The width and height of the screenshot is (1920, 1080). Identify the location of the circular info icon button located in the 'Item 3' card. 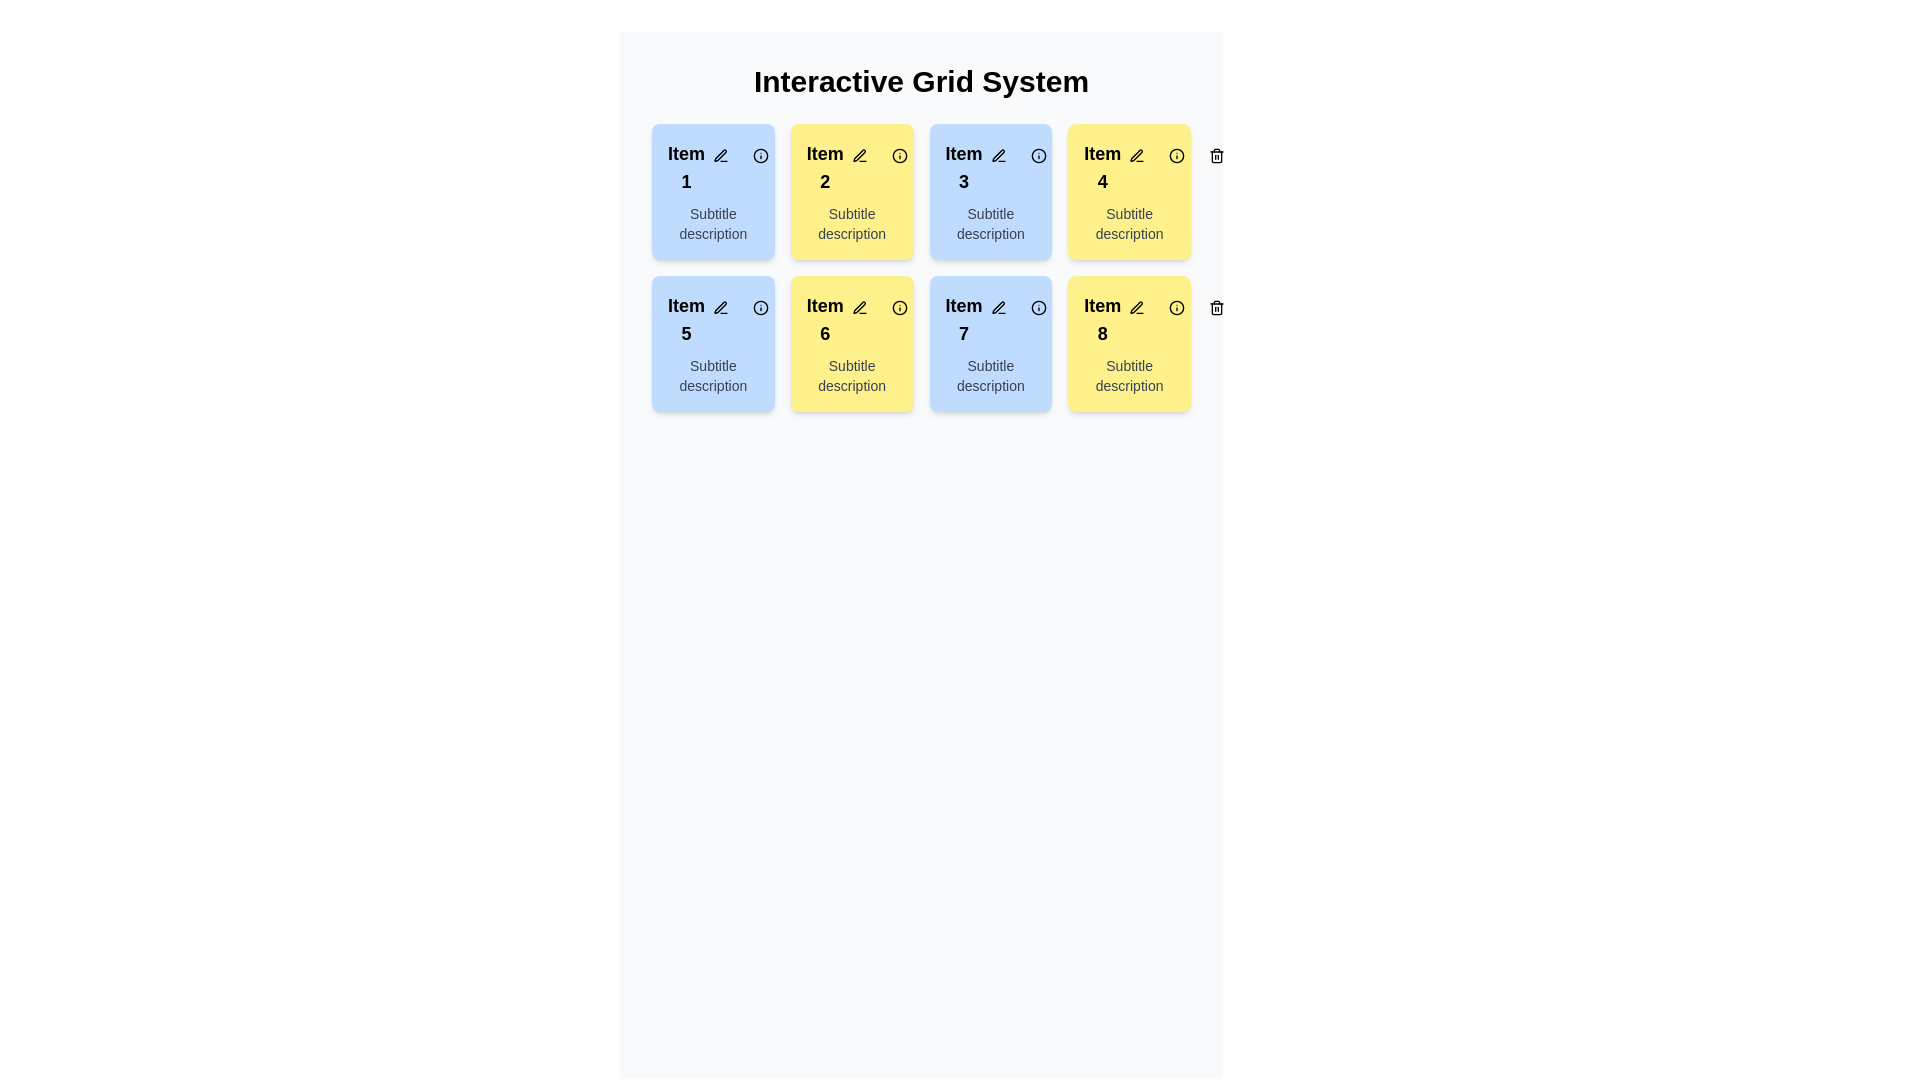
(1038, 154).